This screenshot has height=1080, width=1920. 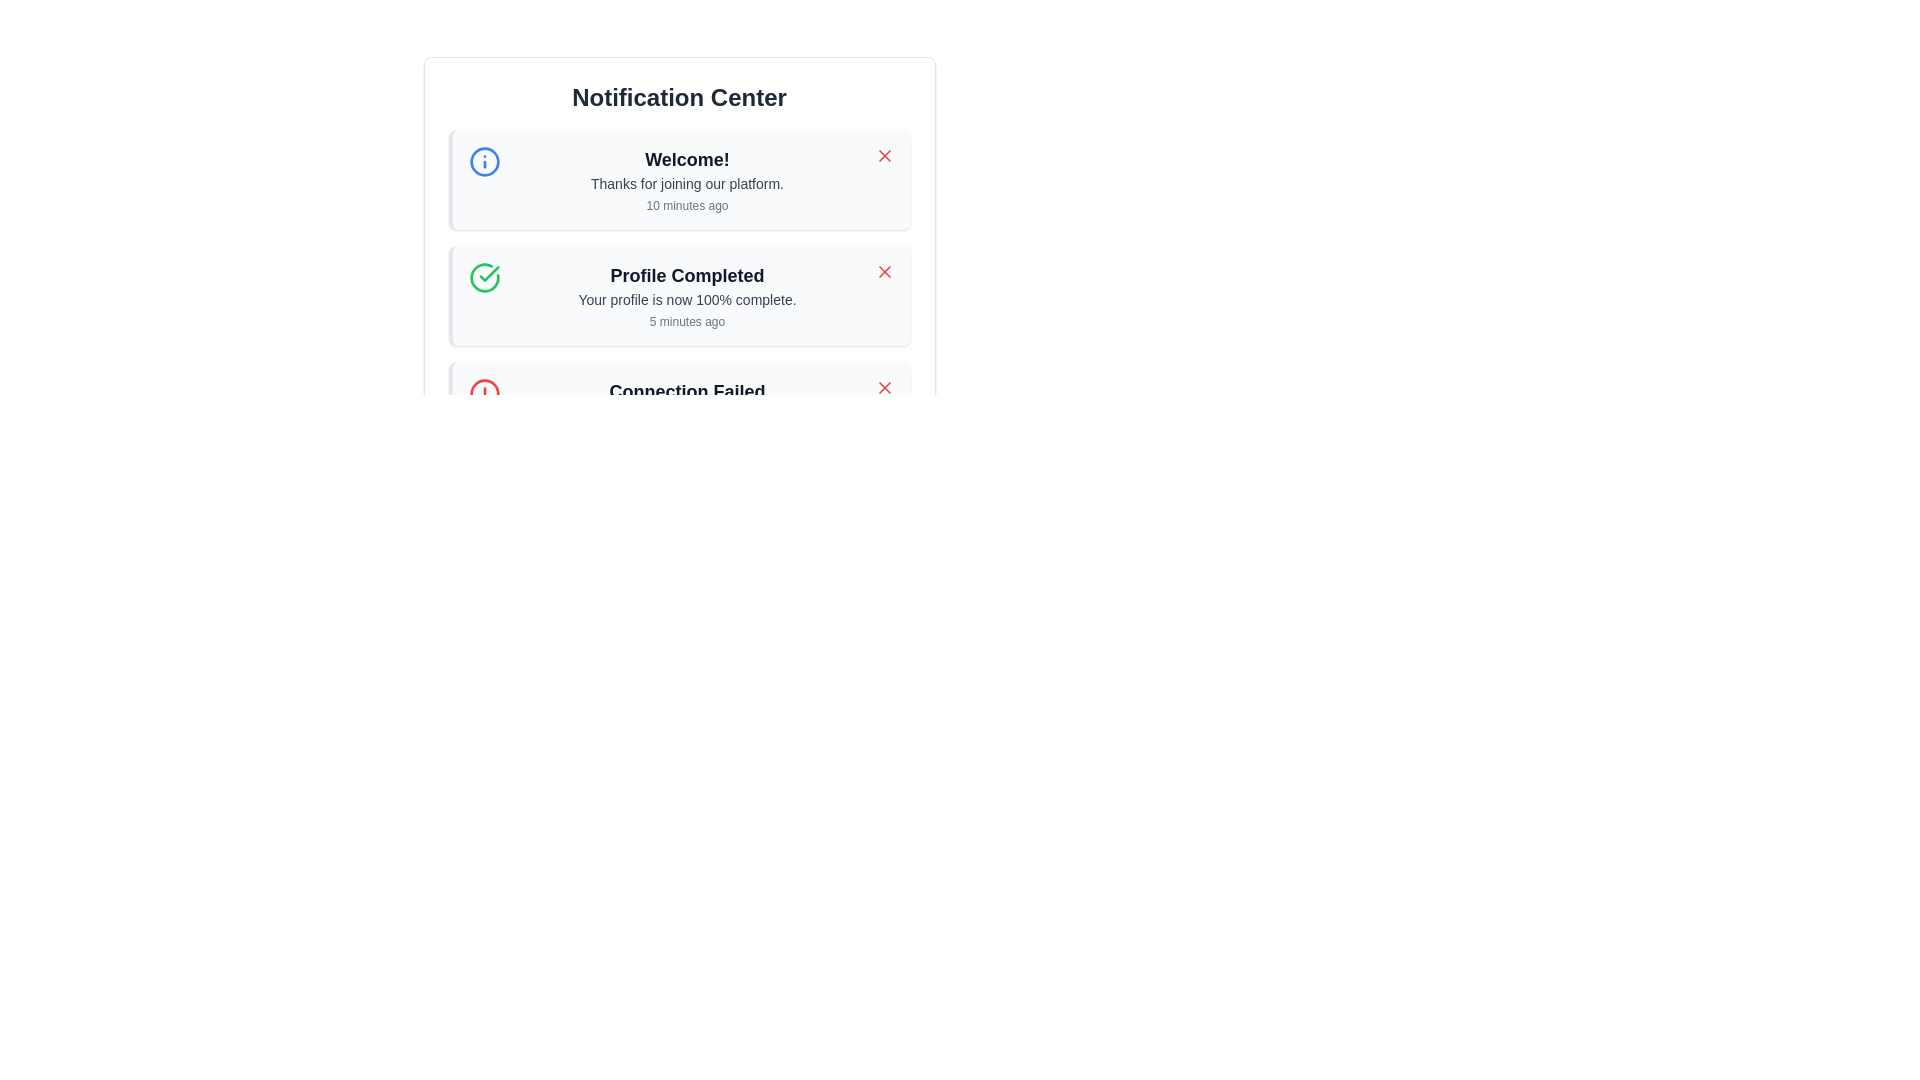 I want to click on the diagonal cross ('X') icon located at the top-right corner of the 'Welcome!' notification card, so click(x=883, y=272).